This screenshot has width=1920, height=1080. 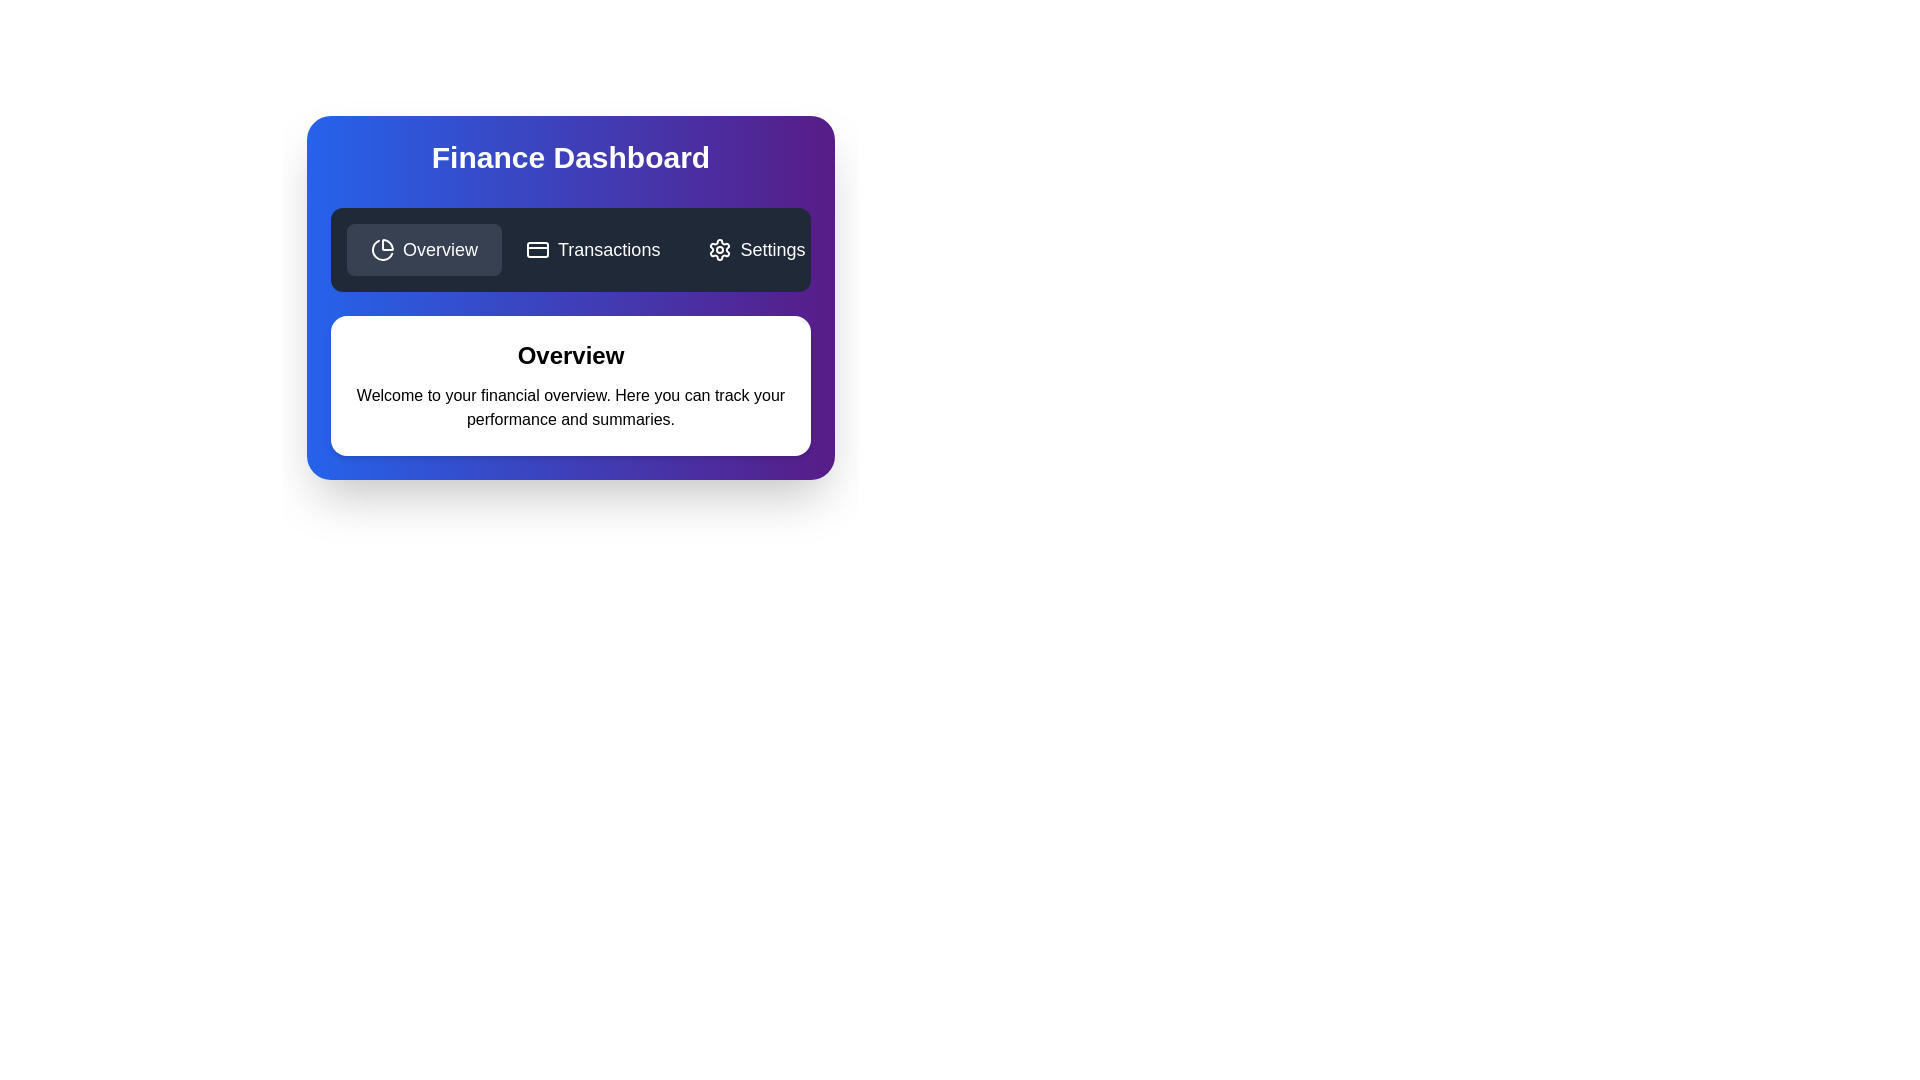 What do you see at coordinates (720, 249) in the screenshot?
I see `the gear-shaped settings icon, which is the leftmost component of the 'Settings' button` at bounding box center [720, 249].